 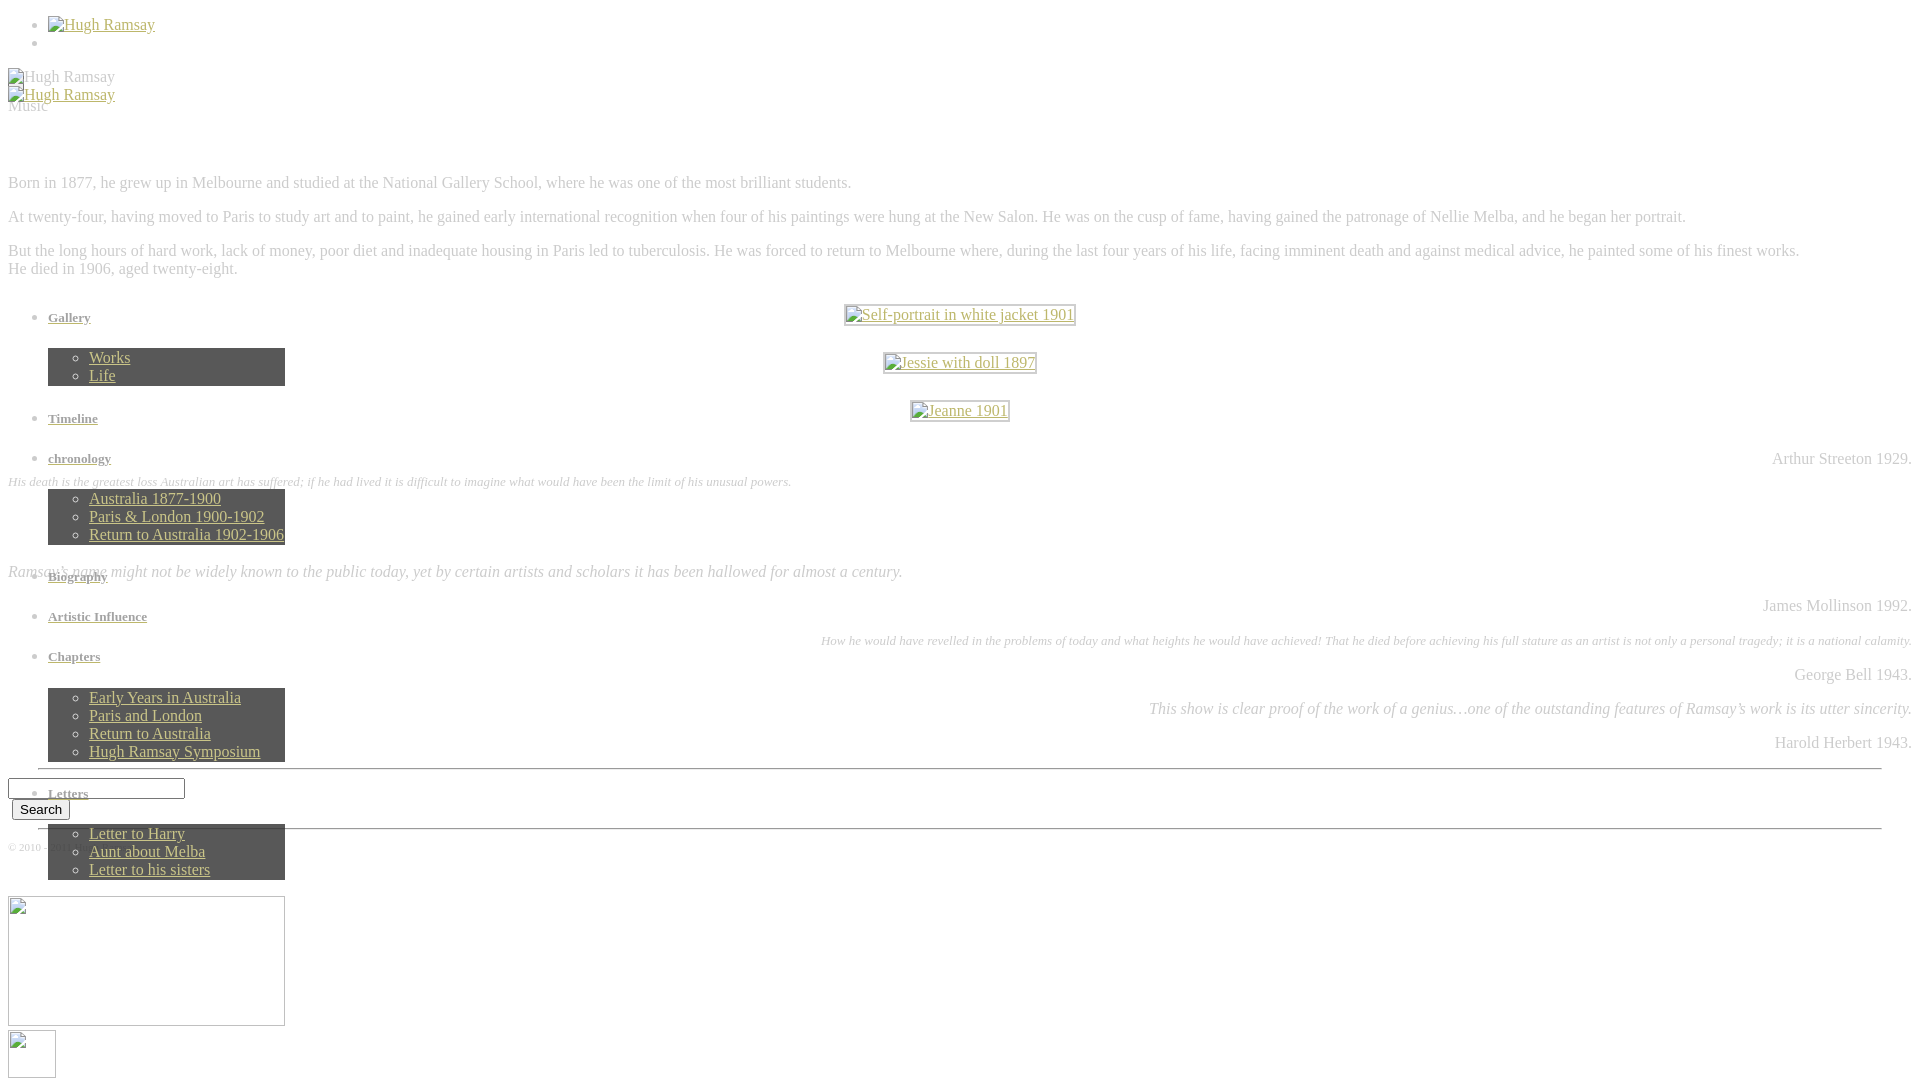 I want to click on 'Gallery', so click(x=48, y=316).